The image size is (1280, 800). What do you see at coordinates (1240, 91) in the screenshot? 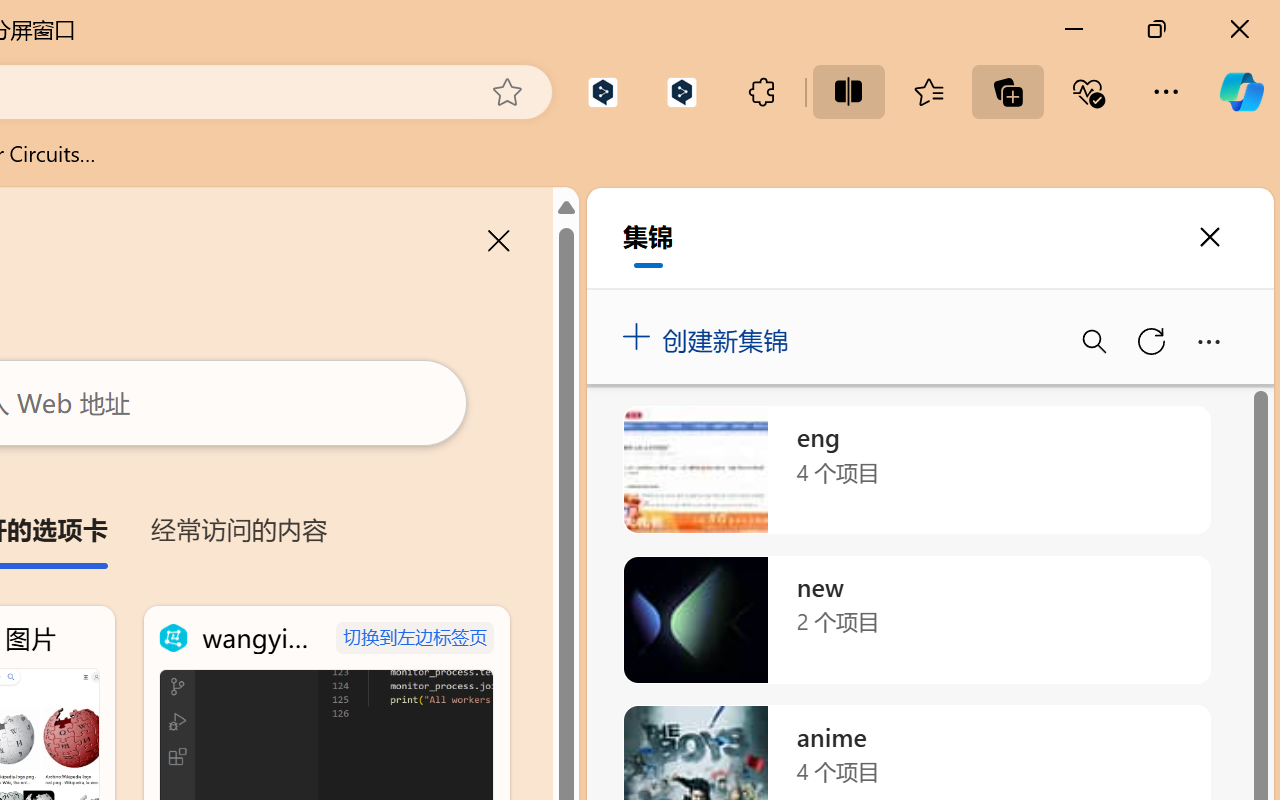
I see `'Copilot (Ctrl+Shift+.)'` at bounding box center [1240, 91].